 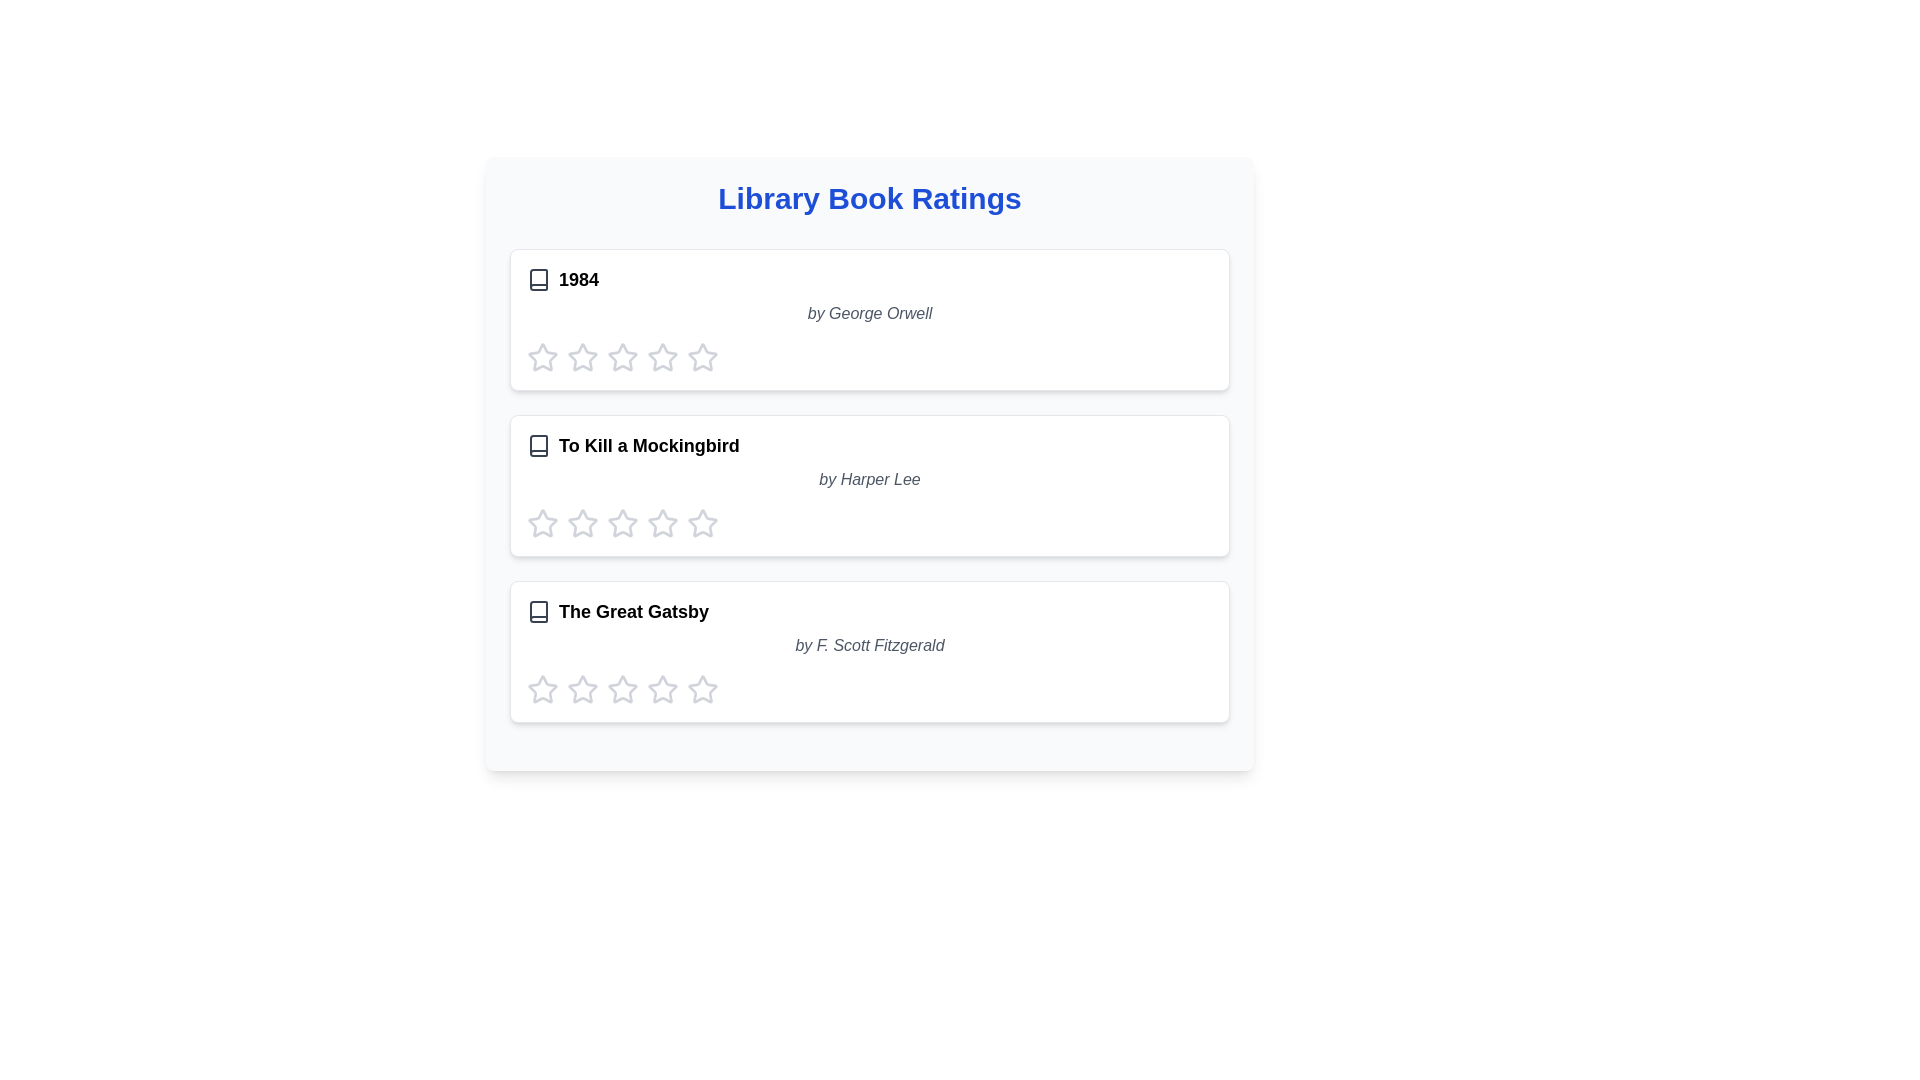 I want to click on the star icons in the Rating component for 'The Great Gatsby', so click(x=869, y=689).